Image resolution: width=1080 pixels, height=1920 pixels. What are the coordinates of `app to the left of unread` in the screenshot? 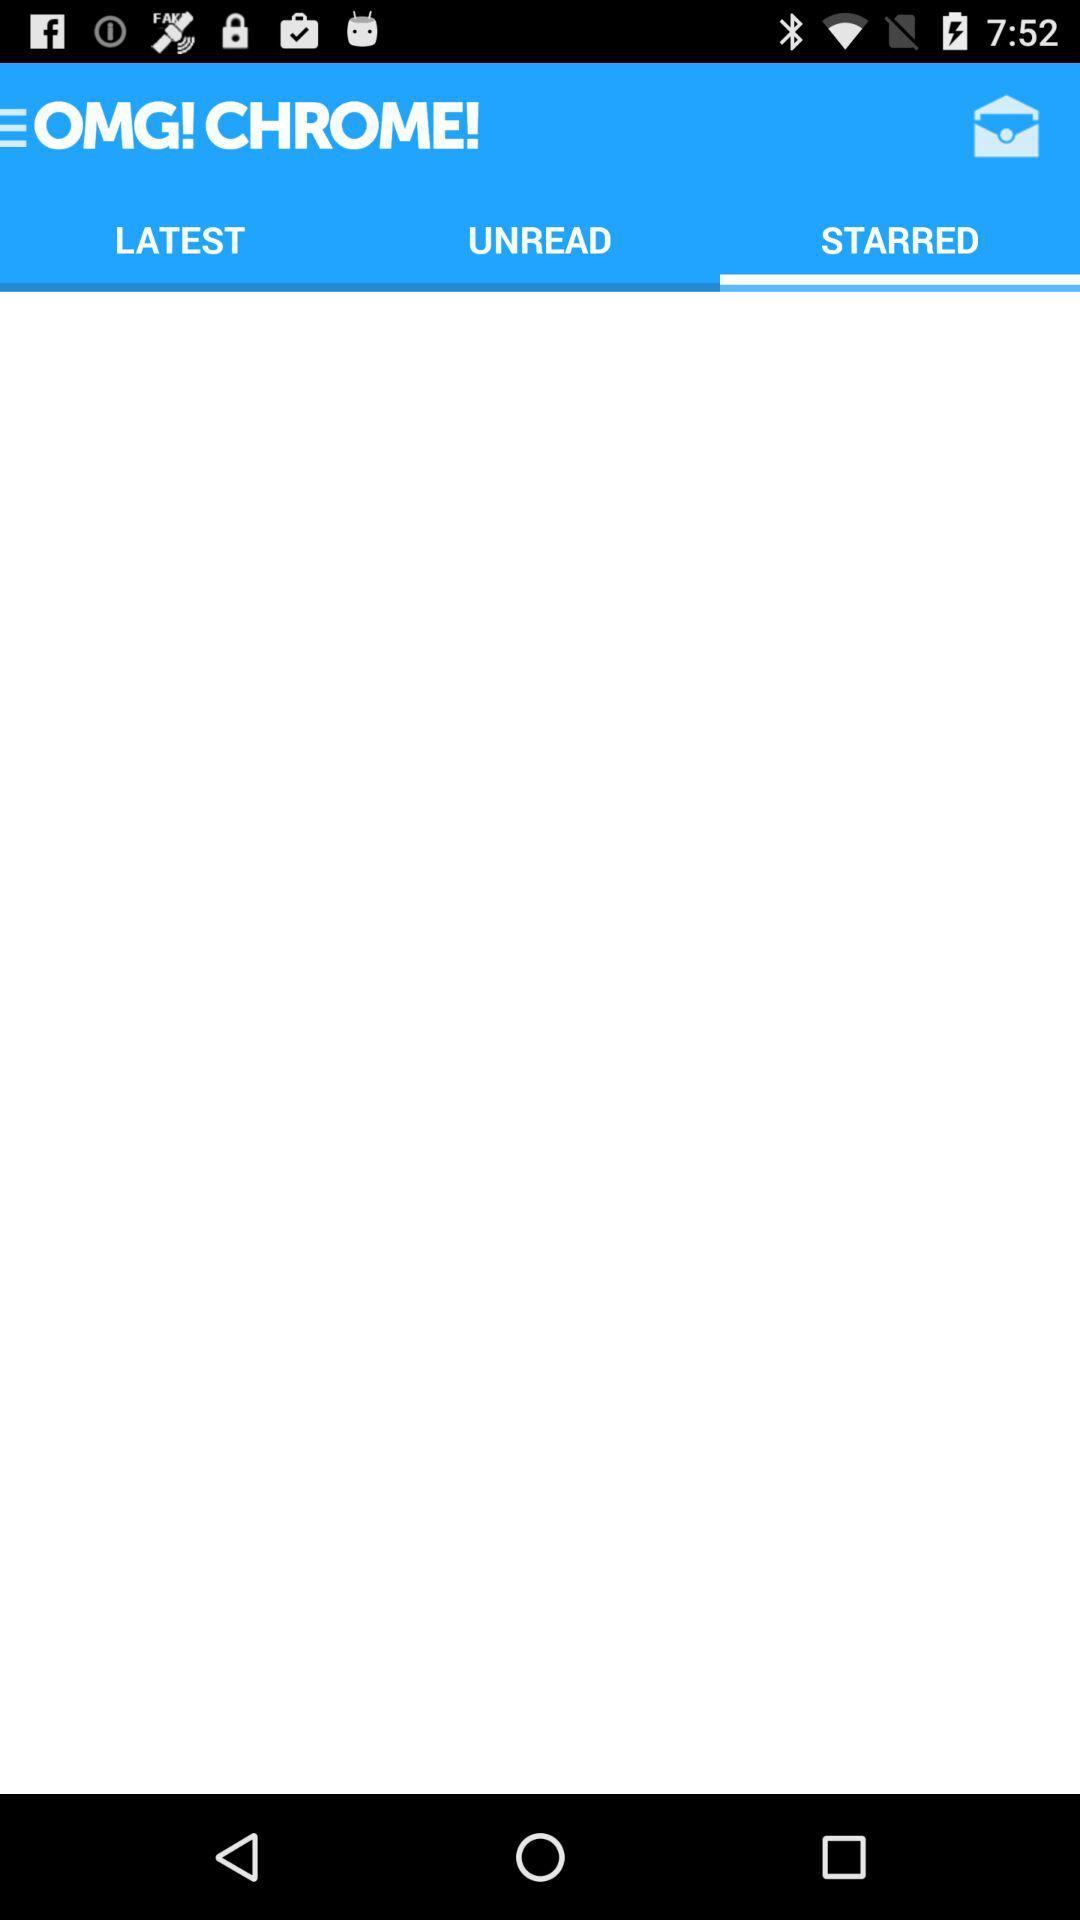 It's located at (180, 239).